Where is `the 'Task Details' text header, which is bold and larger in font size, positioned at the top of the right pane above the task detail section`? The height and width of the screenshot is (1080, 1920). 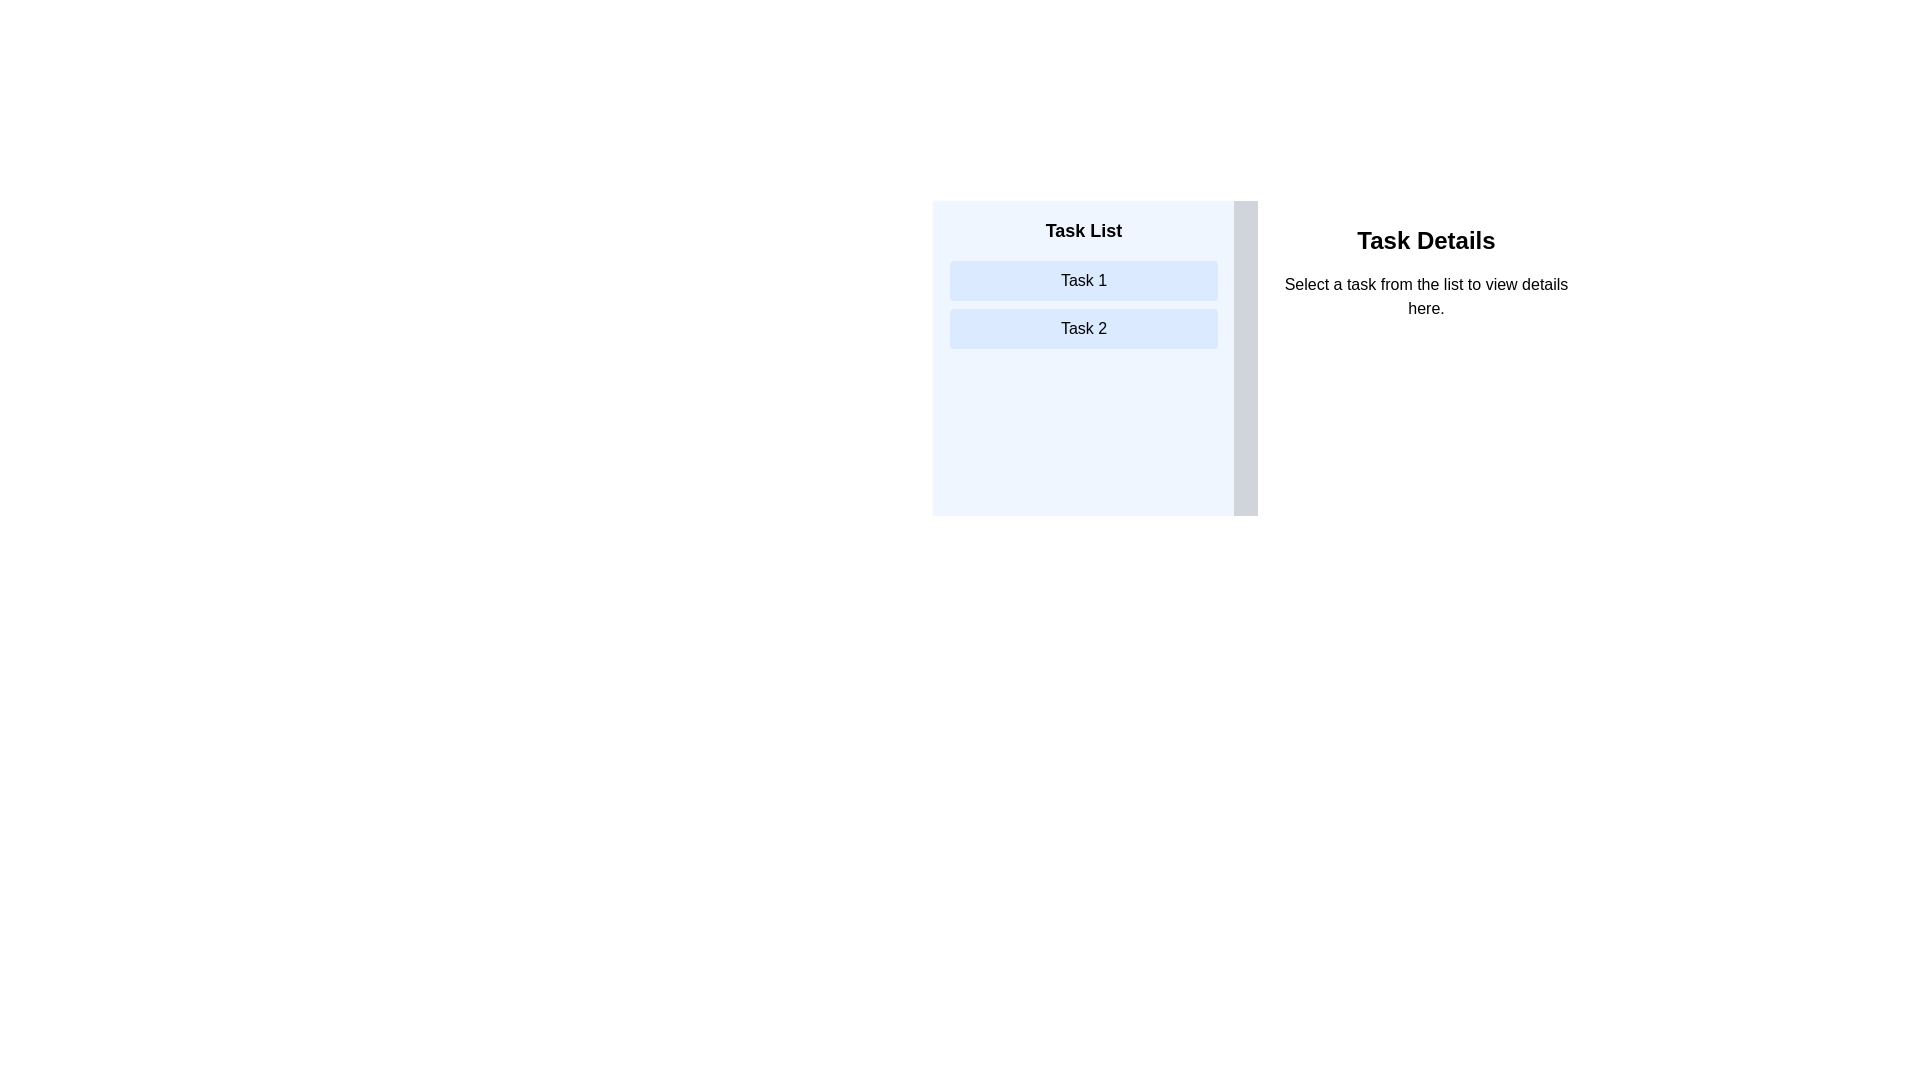 the 'Task Details' text header, which is bold and larger in font size, positioned at the top of the right pane above the task detail section is located at coordinates (1425, 239).